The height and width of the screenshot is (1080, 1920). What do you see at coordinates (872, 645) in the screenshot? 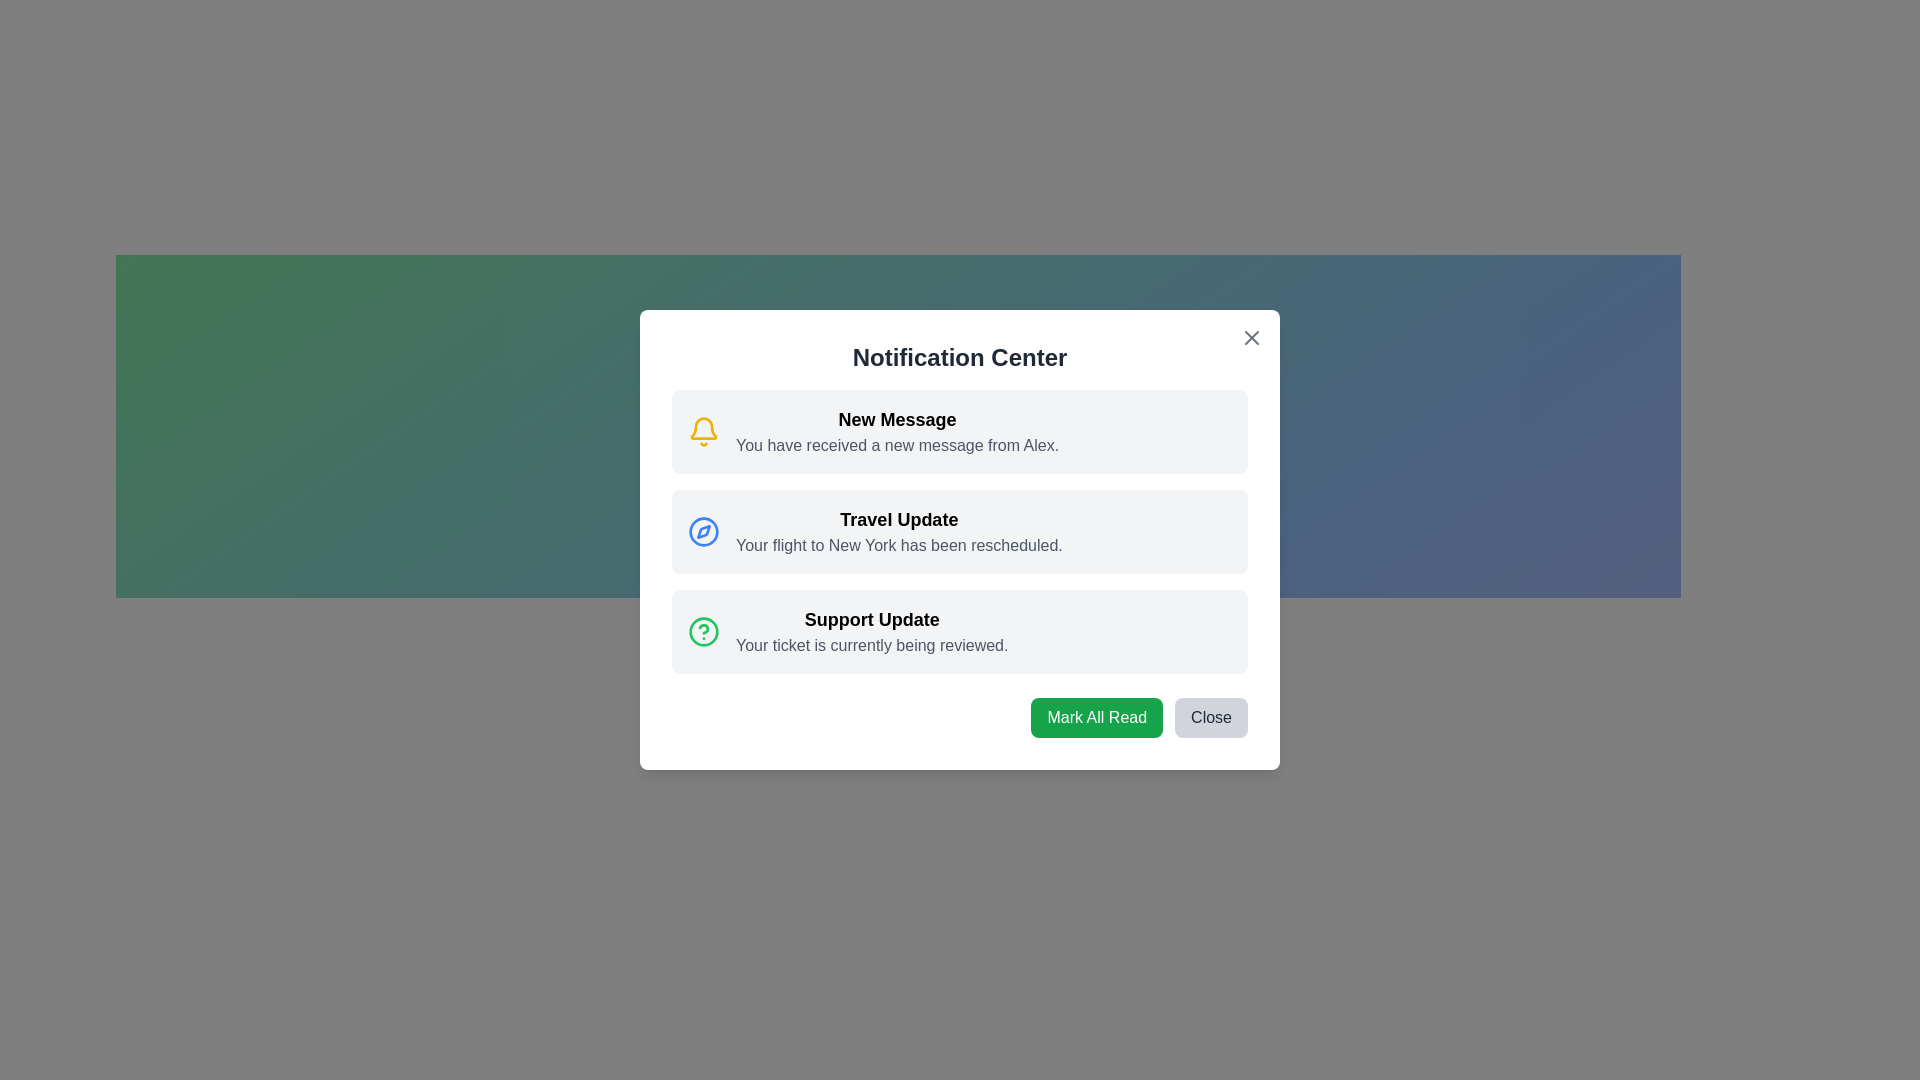
I see `the informational Text label located in the 'Notification Center' dialog box under the 'Support Update' section, positioned below the section title and to the right of the green question mark indicator` at bounding box center [872, 645].